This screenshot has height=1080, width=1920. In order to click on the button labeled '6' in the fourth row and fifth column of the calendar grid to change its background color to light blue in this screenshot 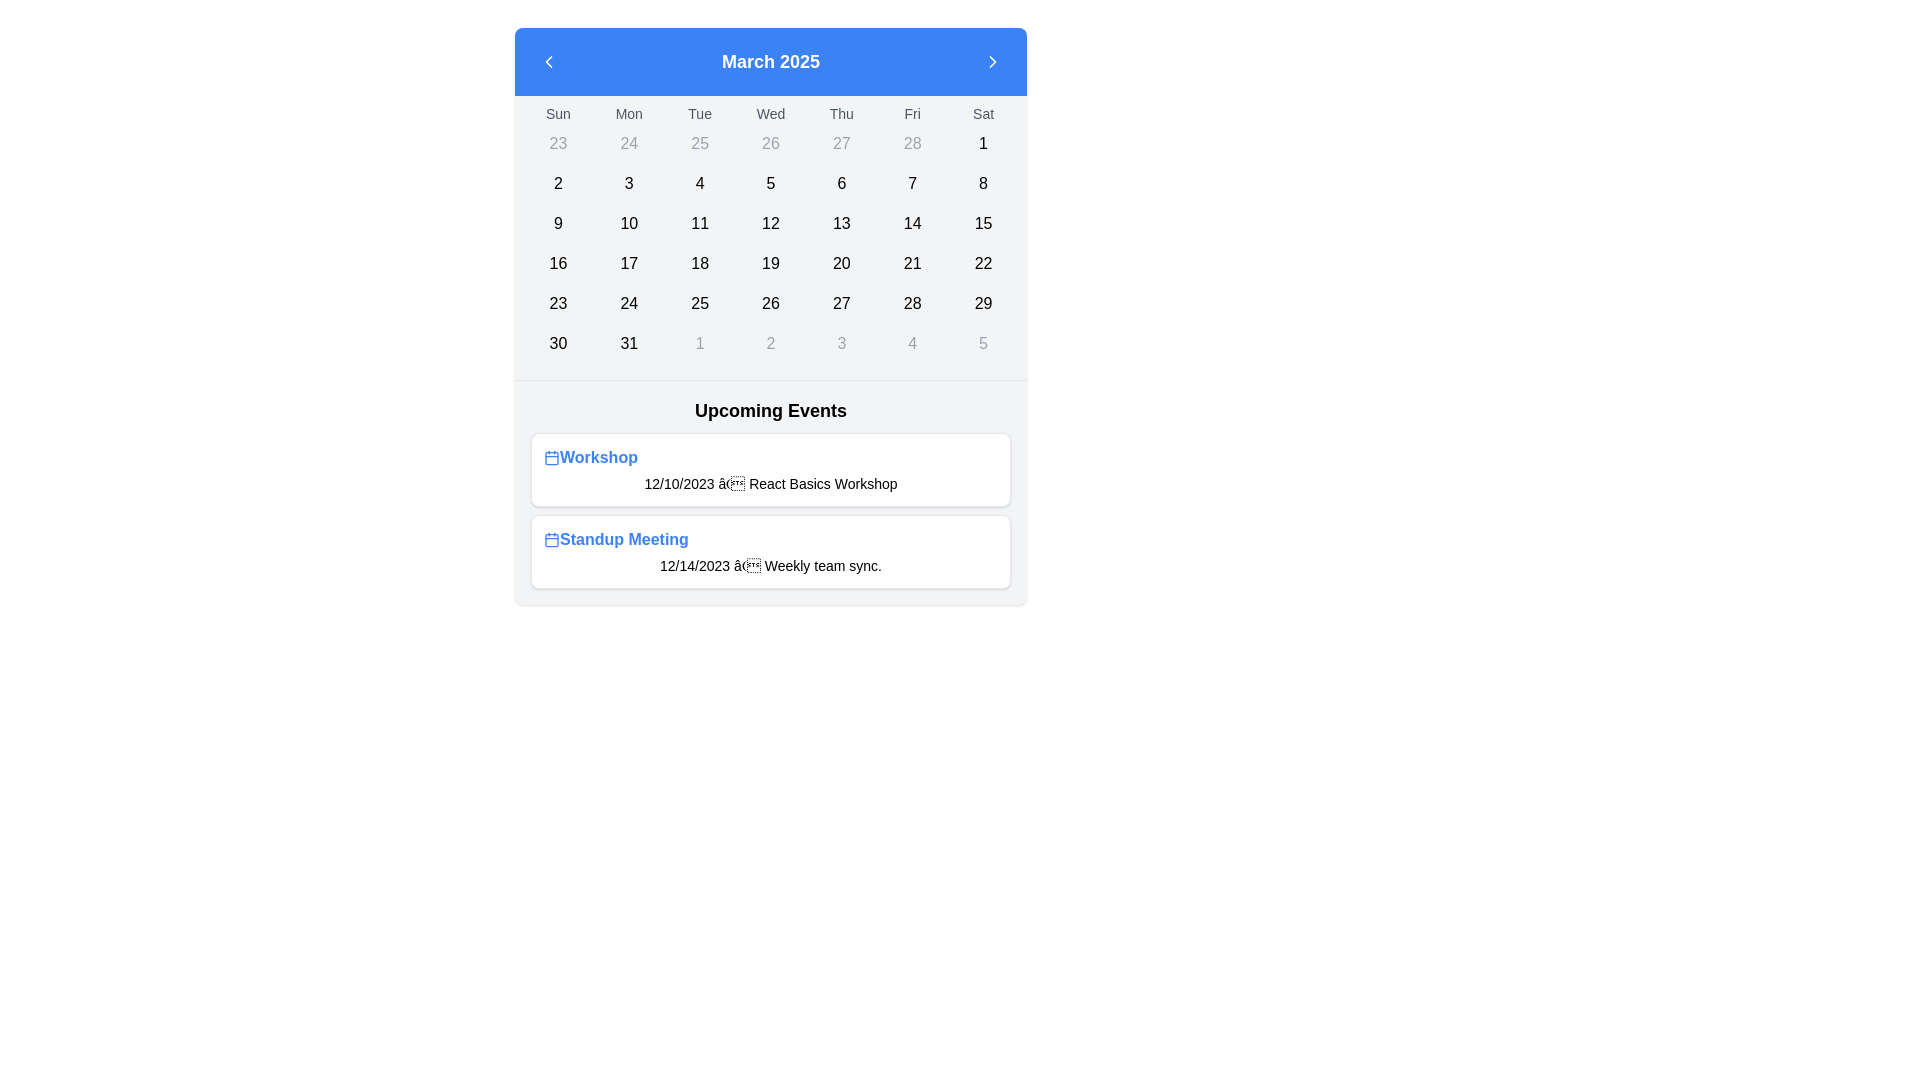, I will do `click(841, 184)`.